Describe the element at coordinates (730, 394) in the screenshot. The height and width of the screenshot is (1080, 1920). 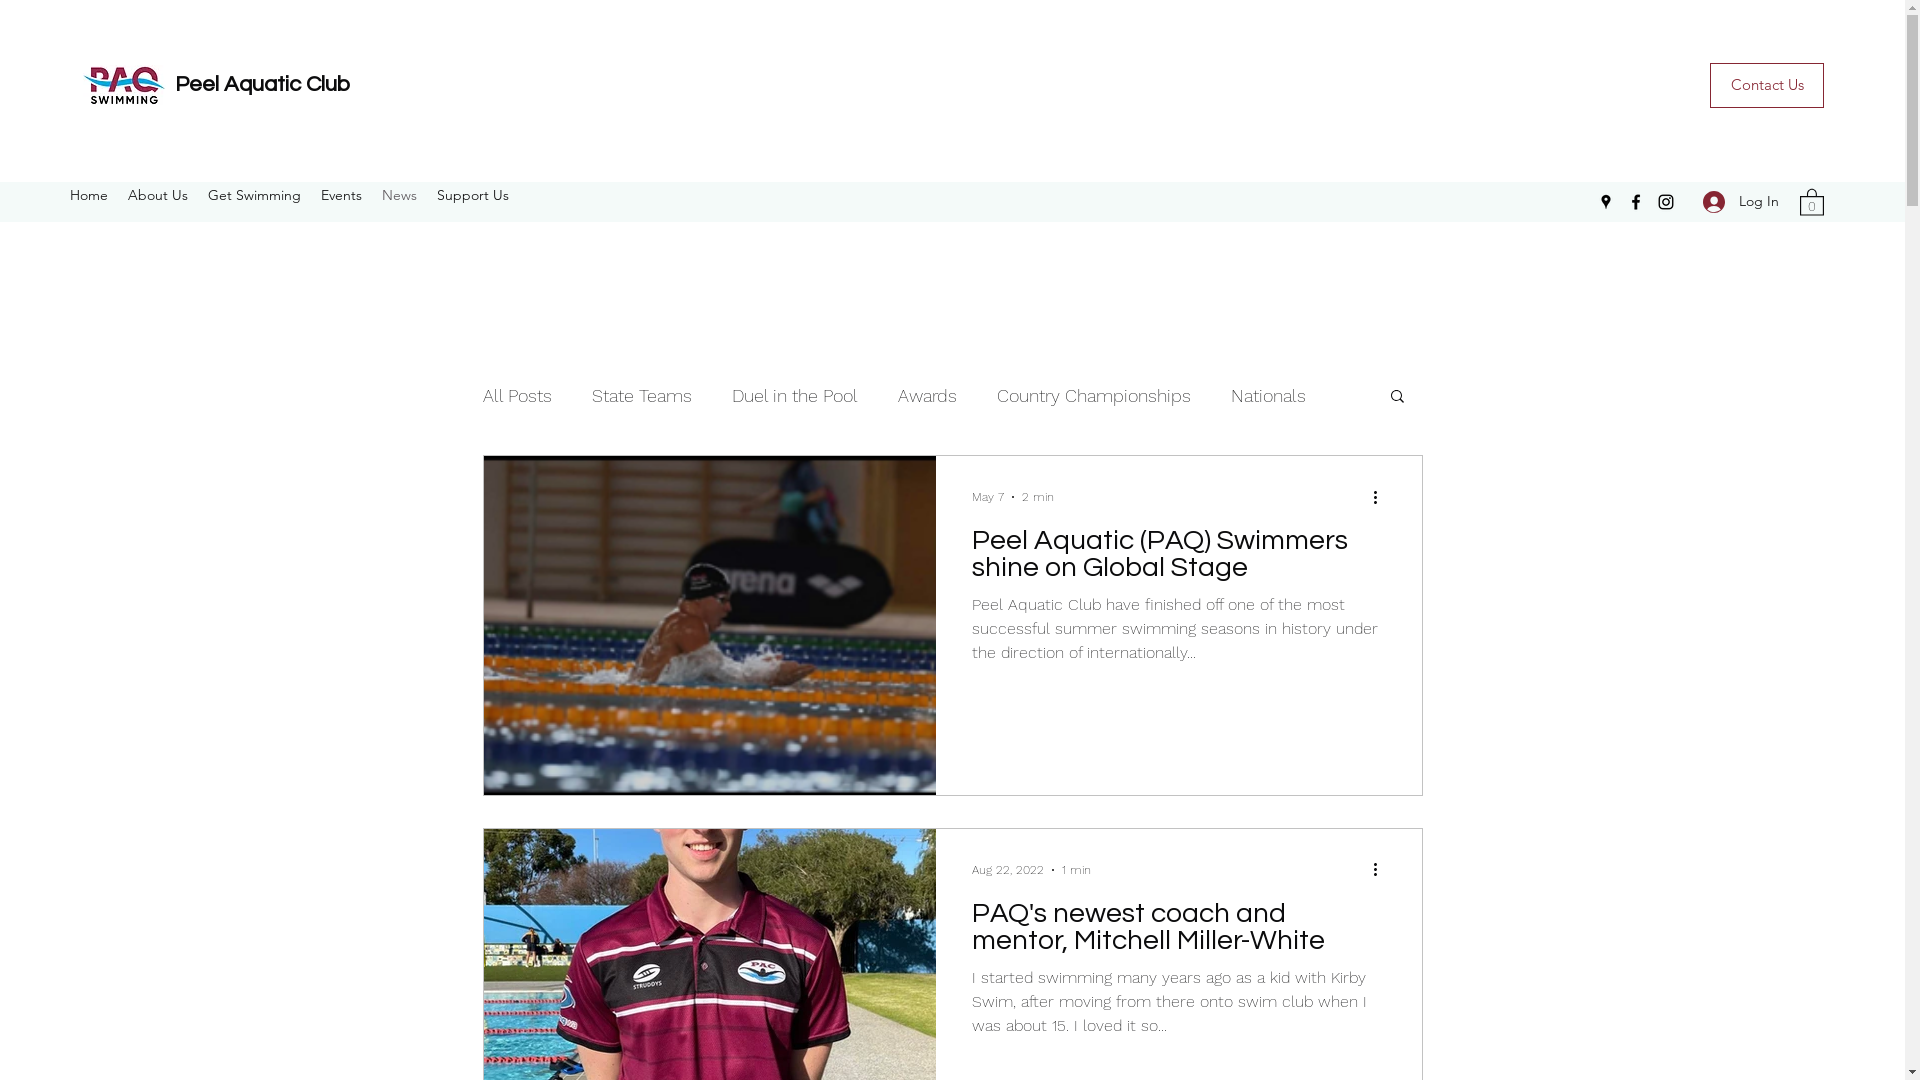
I see `'Duel in the Pool'` at that location.